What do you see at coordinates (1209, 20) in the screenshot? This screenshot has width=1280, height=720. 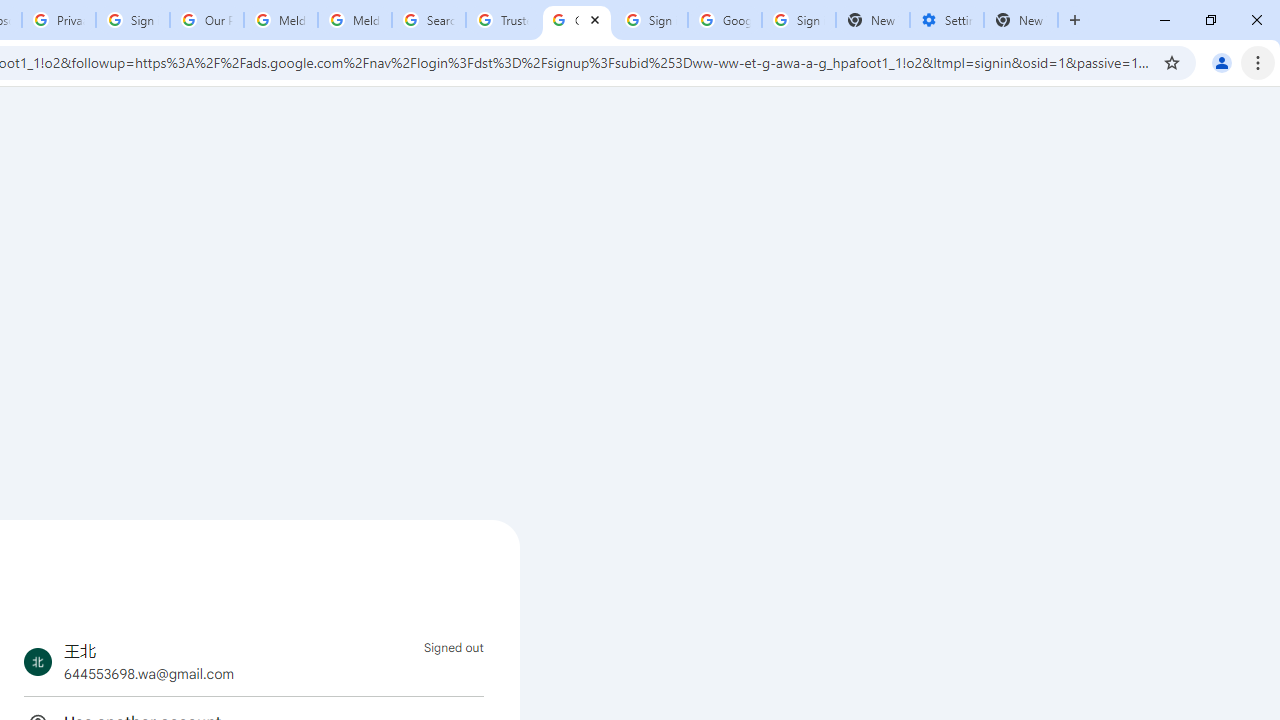 I see `'Restore'` at bounding box center [1209, 20].